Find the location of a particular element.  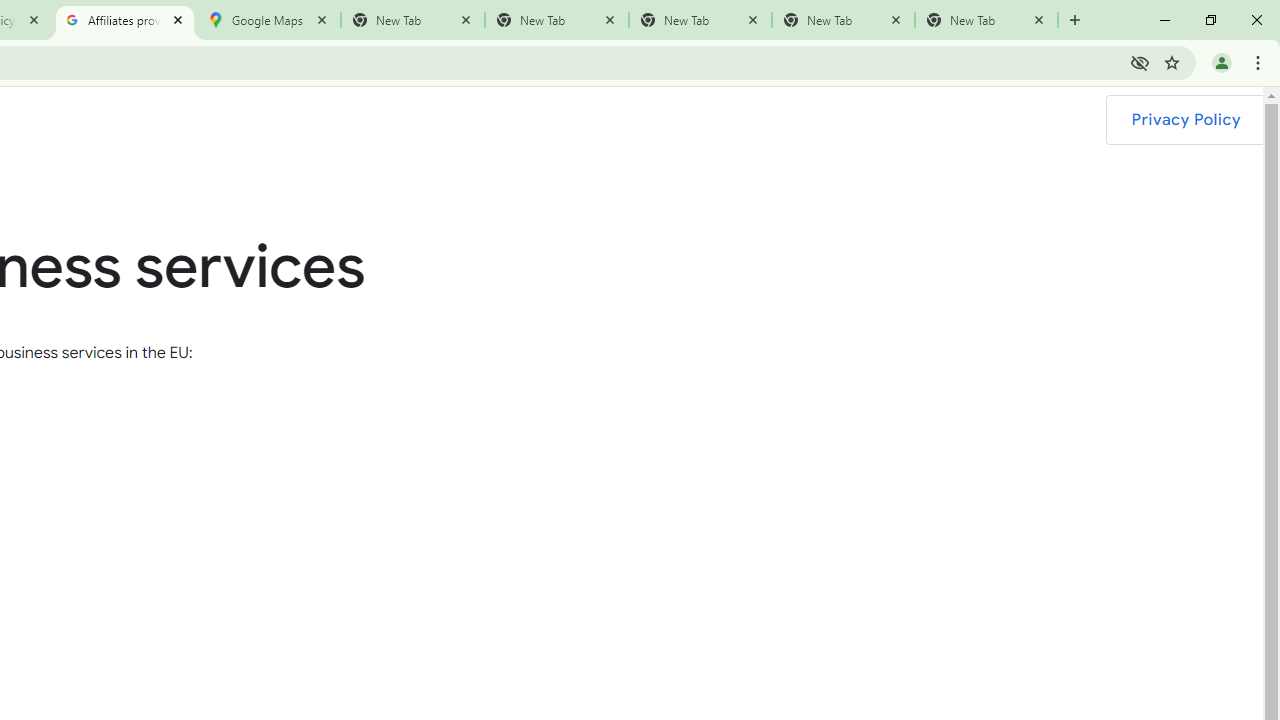

'New Tab' is located at coordinates (986, 20).